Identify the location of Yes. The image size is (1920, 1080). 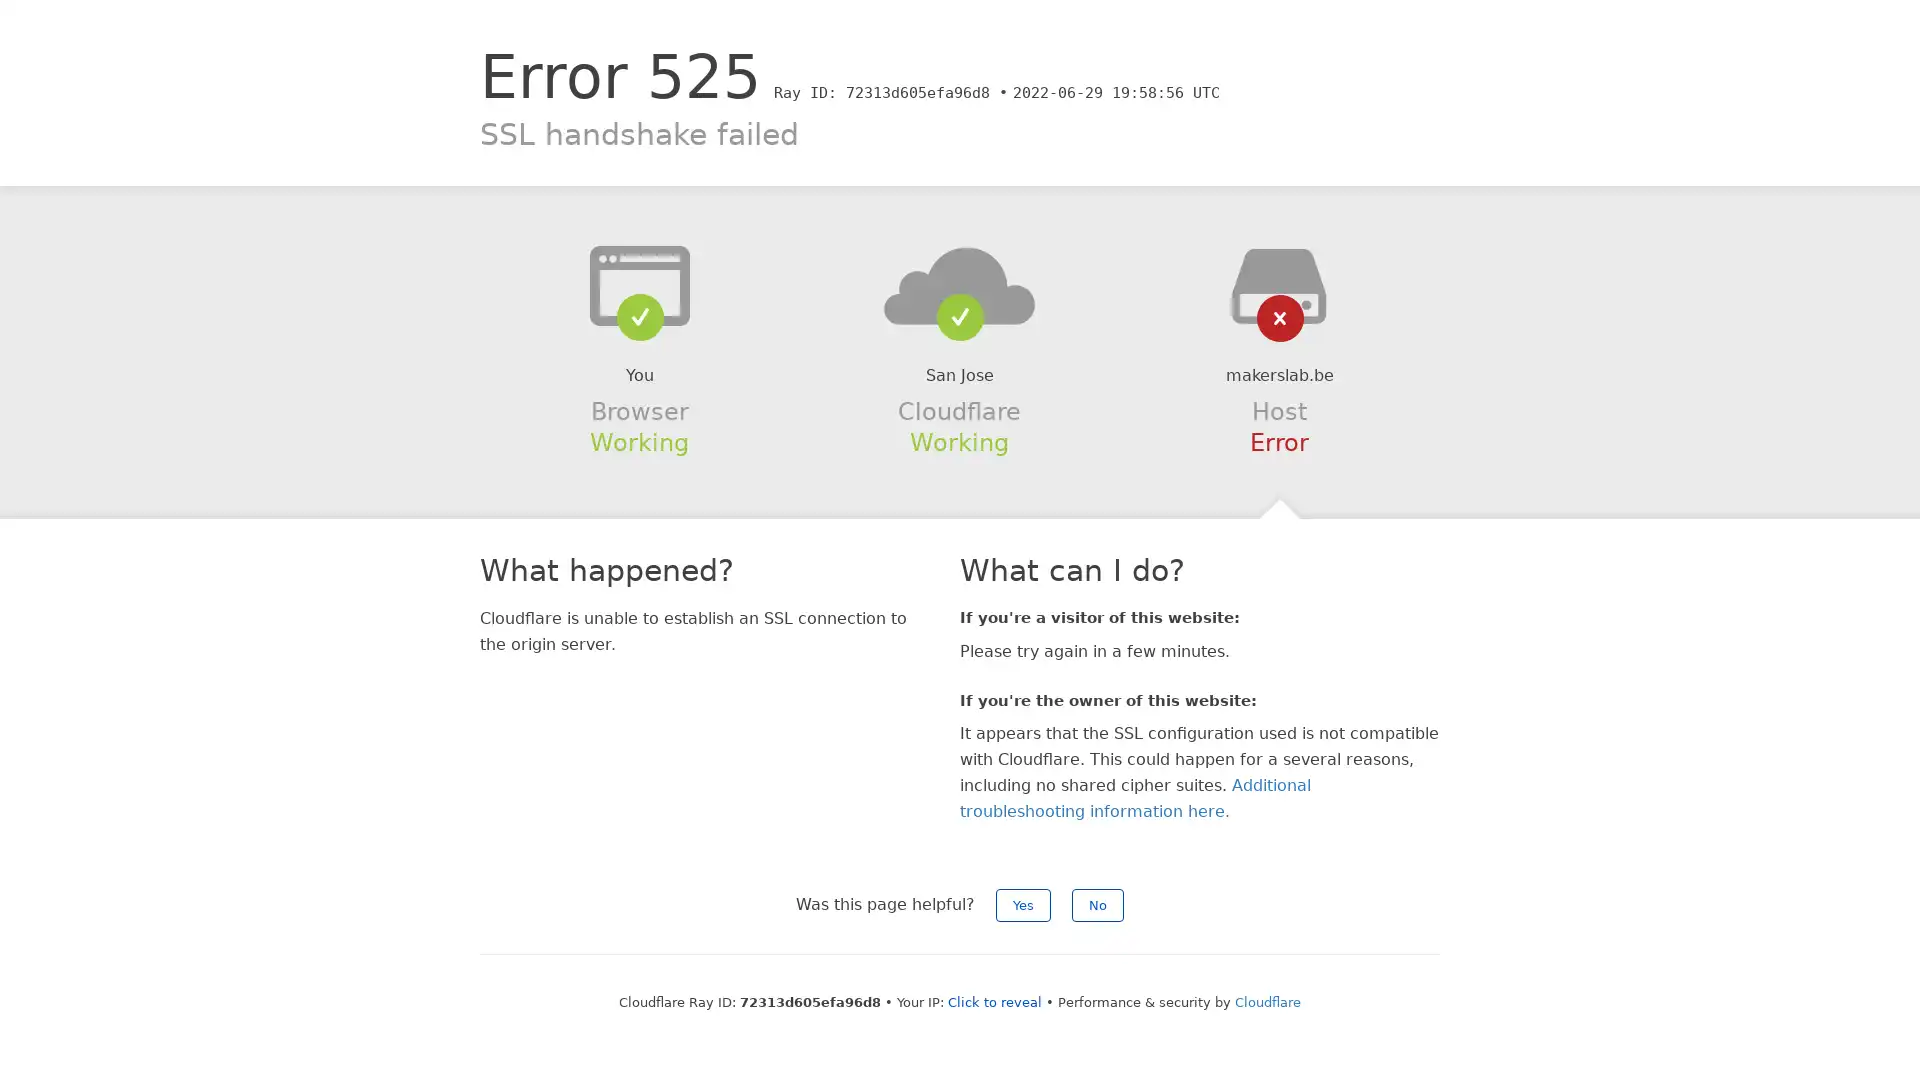
(1023, 905).